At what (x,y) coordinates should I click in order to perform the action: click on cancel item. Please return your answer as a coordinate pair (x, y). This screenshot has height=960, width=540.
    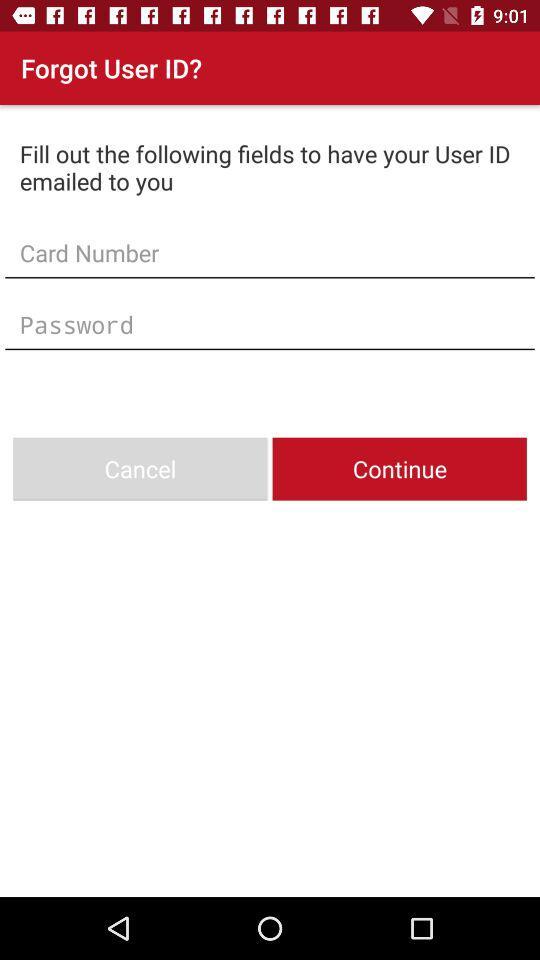
    Looking at the image, I should click on (139, 469).